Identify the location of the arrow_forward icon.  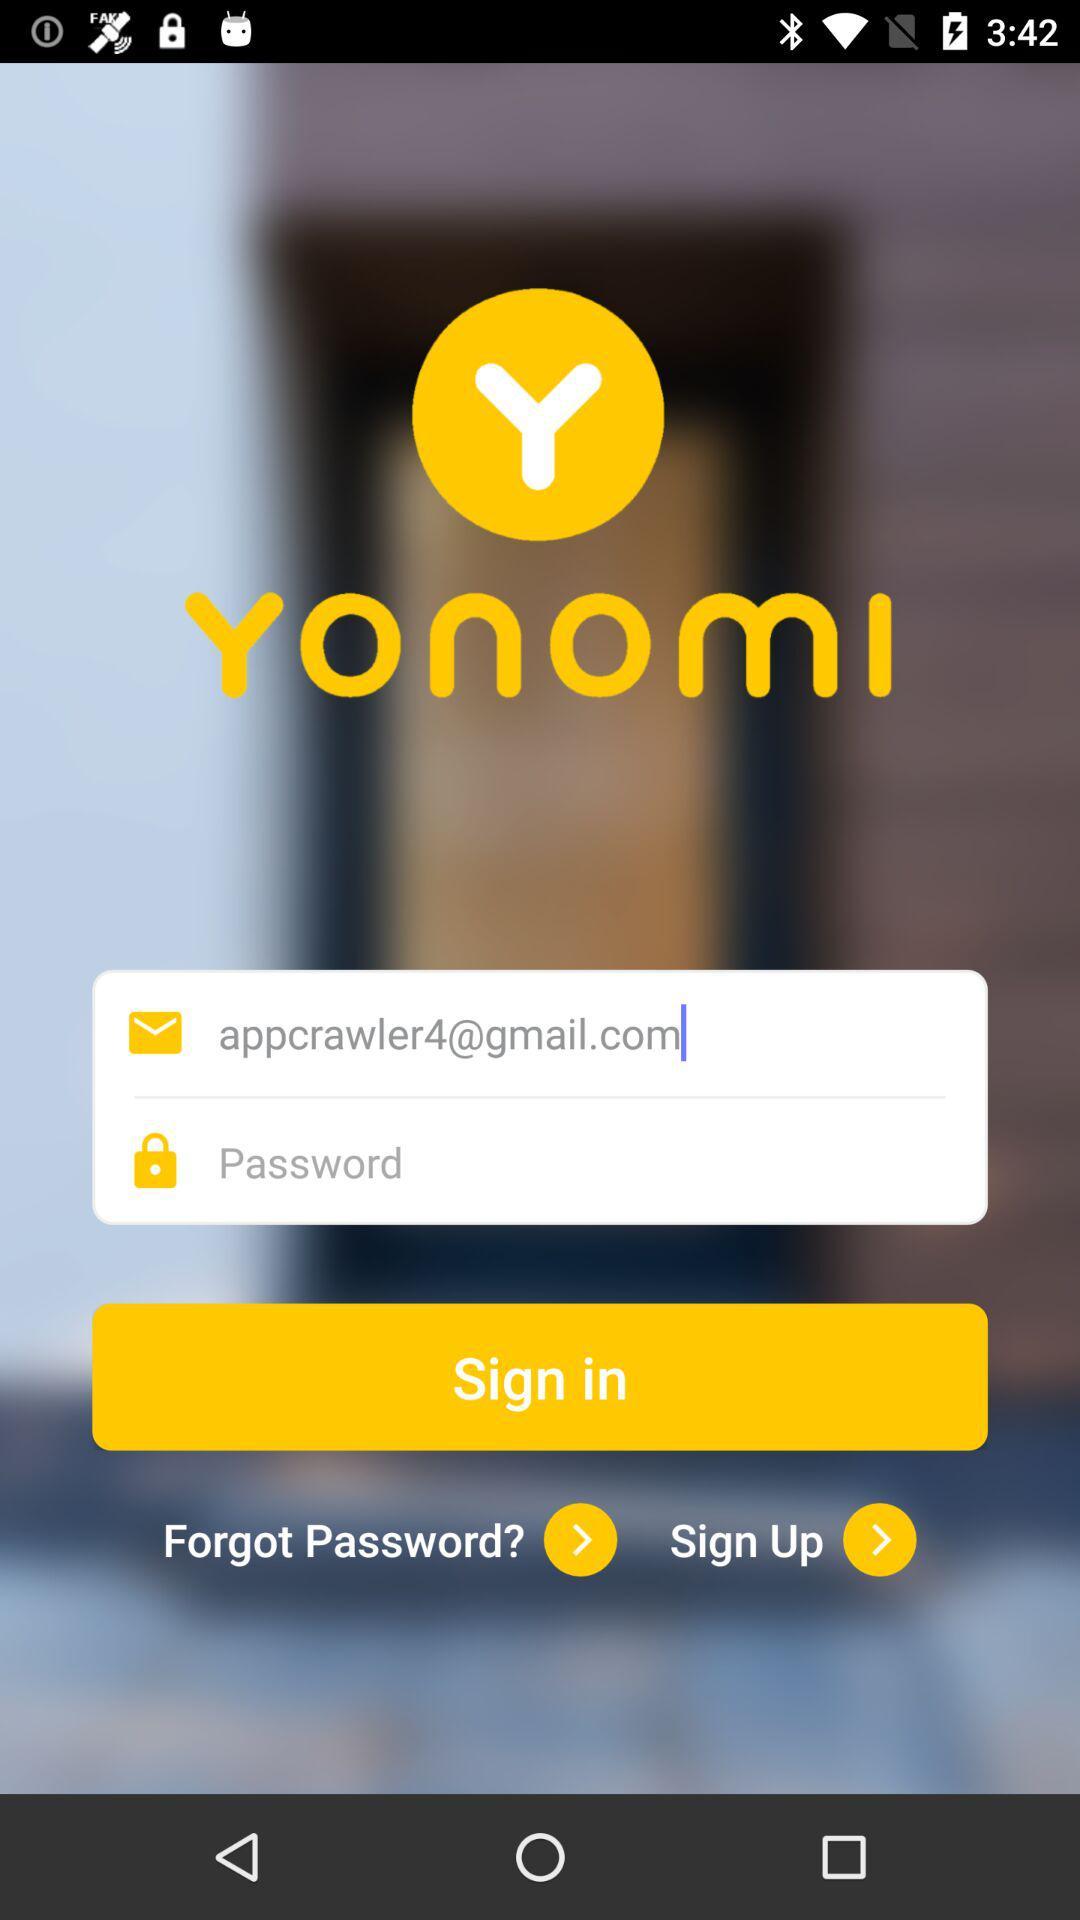
(580, 1538).